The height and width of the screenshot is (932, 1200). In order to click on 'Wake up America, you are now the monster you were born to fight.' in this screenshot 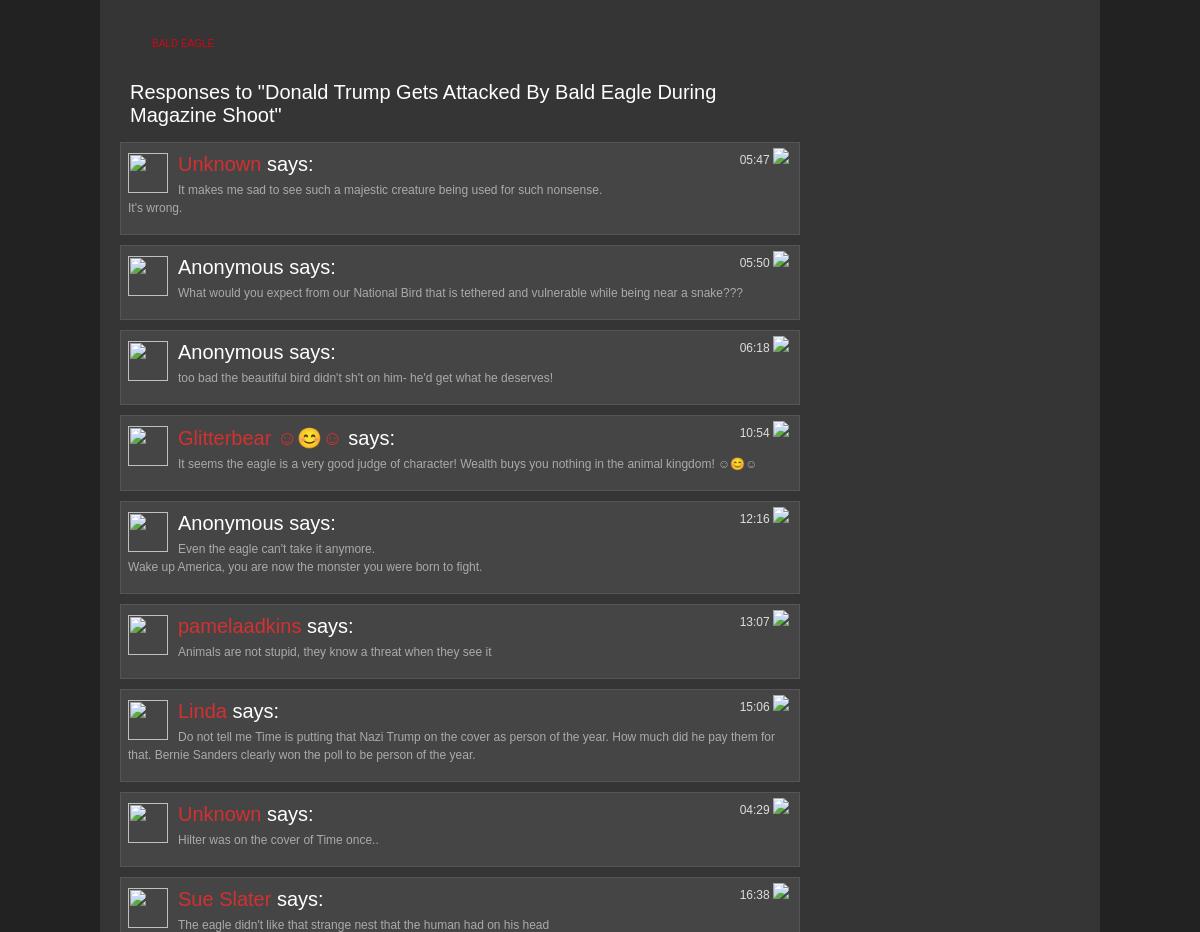, I will do `click(305, 566)`.